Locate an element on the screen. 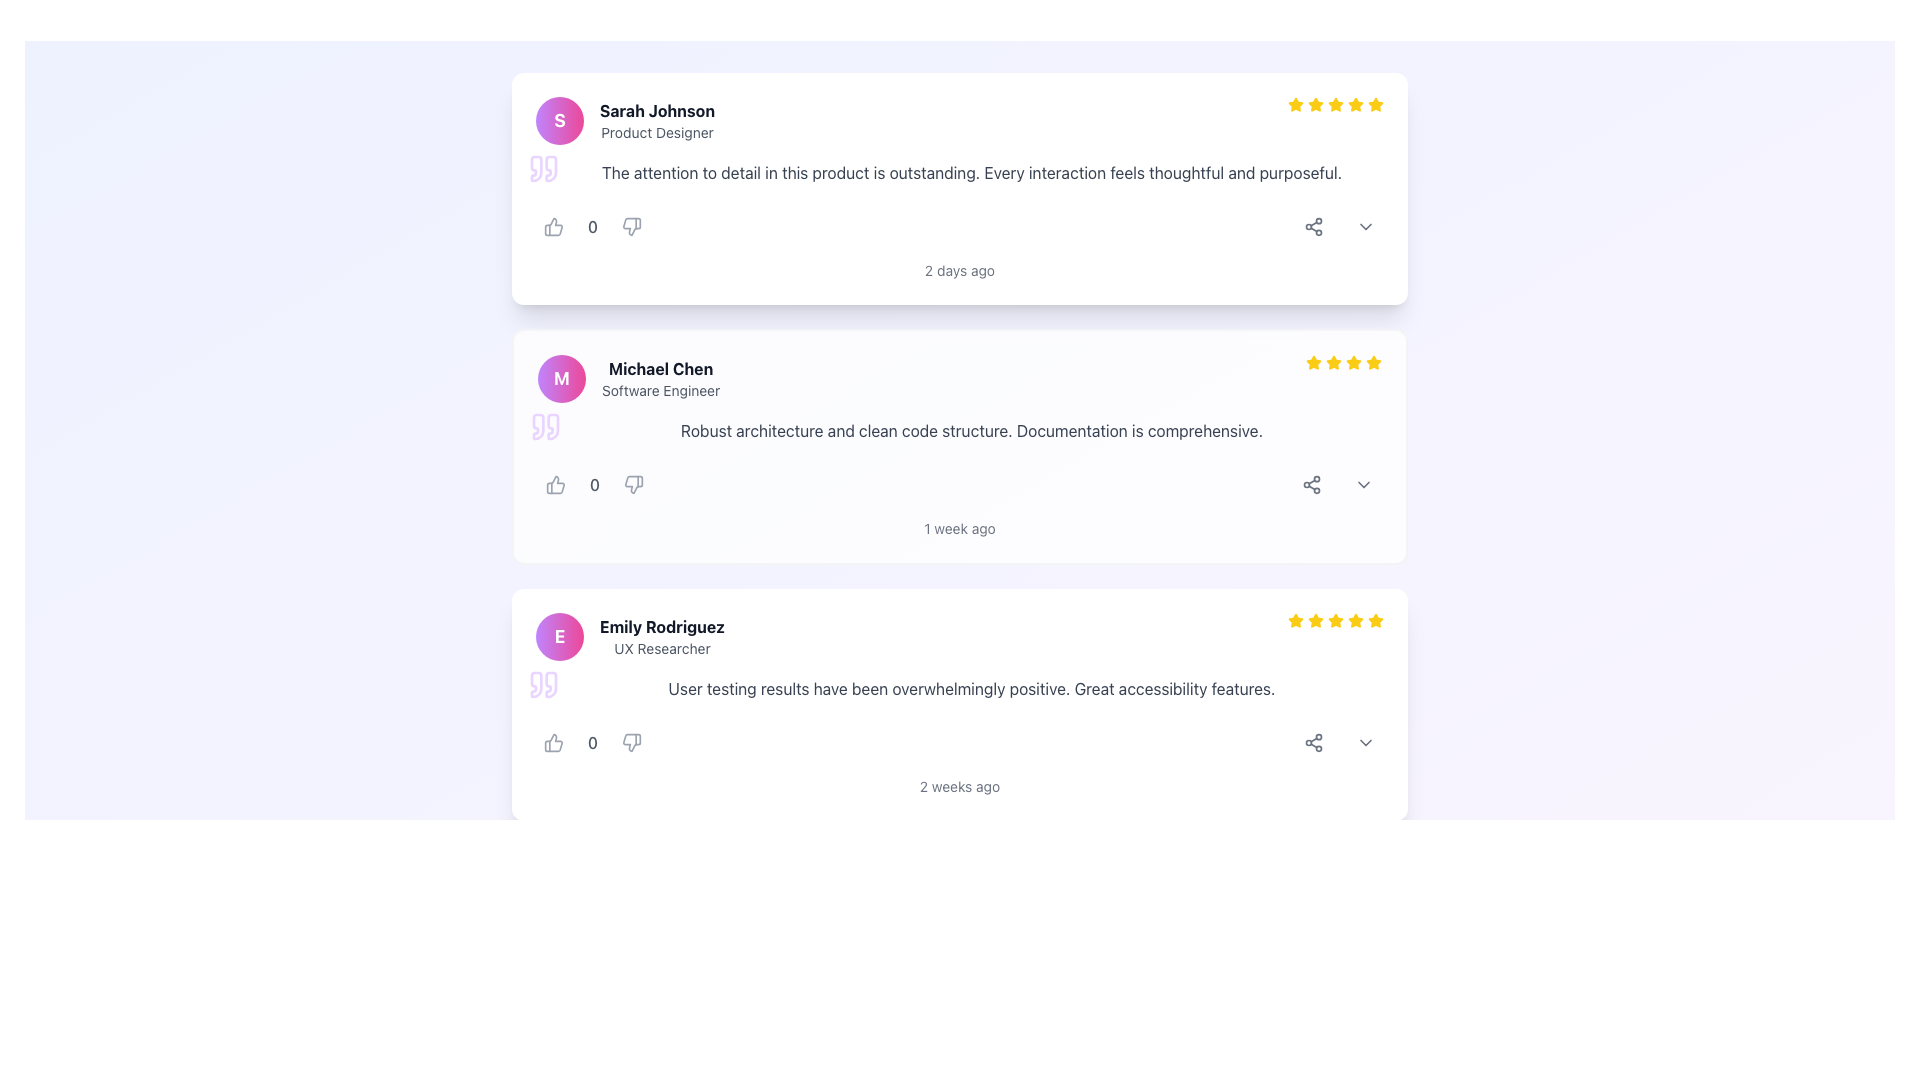  the second star in the rating component is located at coordinates (1314, 362).